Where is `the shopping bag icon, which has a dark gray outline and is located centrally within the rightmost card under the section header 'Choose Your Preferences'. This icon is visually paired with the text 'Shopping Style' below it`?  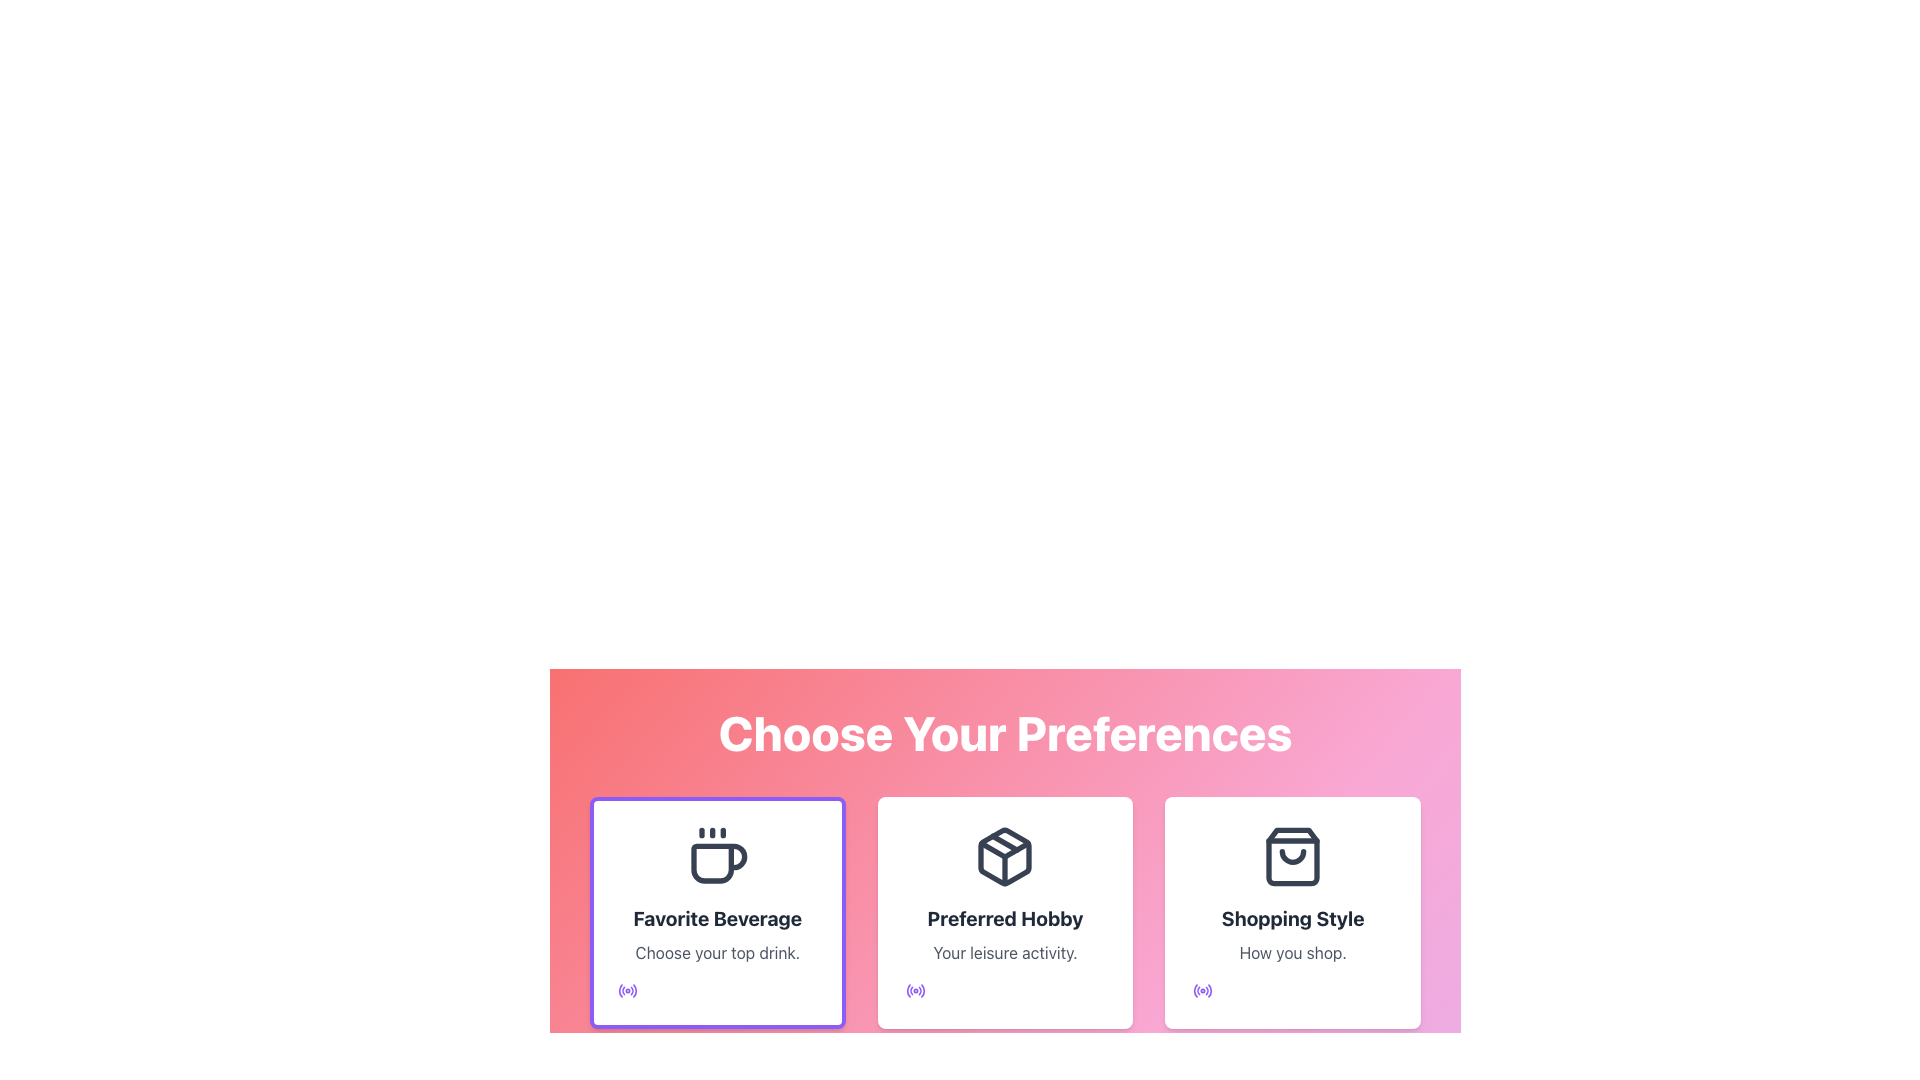
the shopping bag icon, which has a dark gray outline and is located centrally within the rightmost card under the section header 'Choose Your Preferences'. This icon is visually paired with the text 'Shopping Style' below it is located at coordinates (1293, 855).